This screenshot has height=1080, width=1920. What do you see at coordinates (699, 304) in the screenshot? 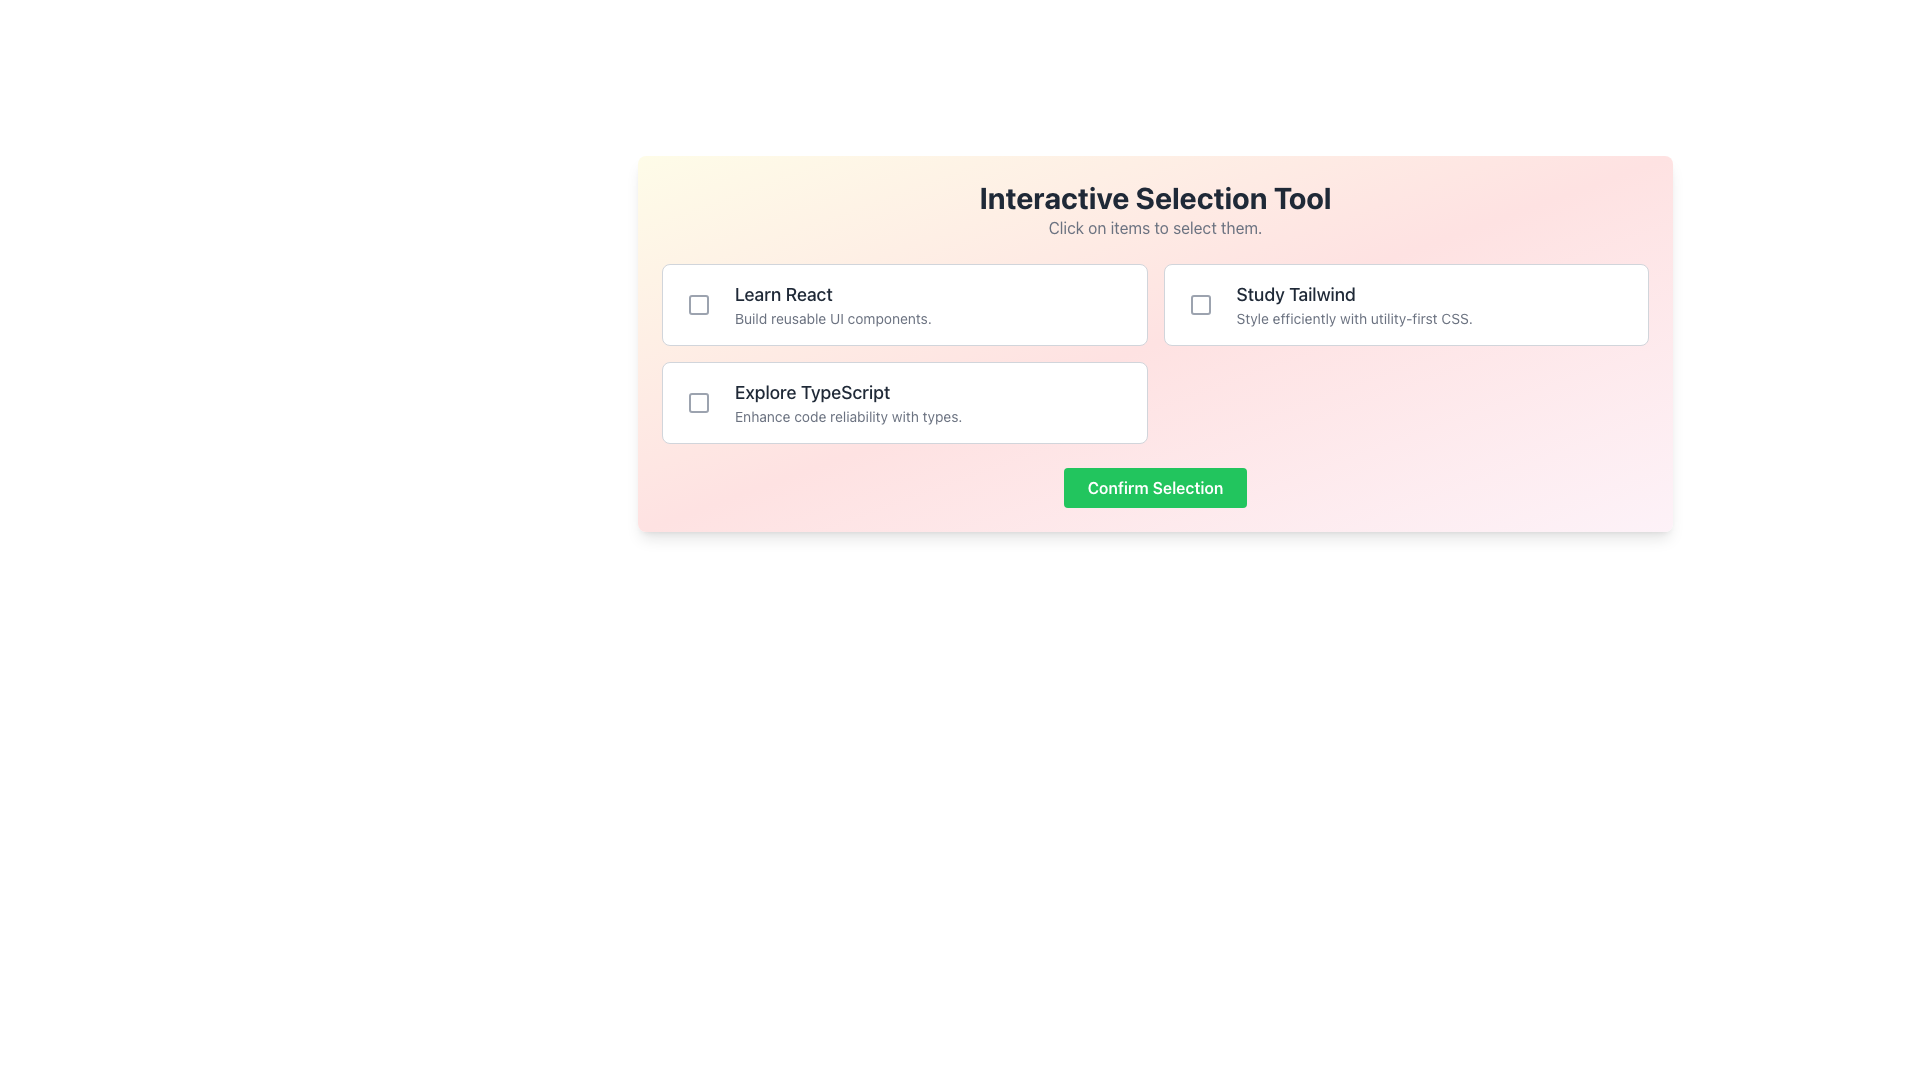
I see `the checkbox indicator element next to the 'Learn React' option in the interactive selection tool` at bounding box center [699, 304].